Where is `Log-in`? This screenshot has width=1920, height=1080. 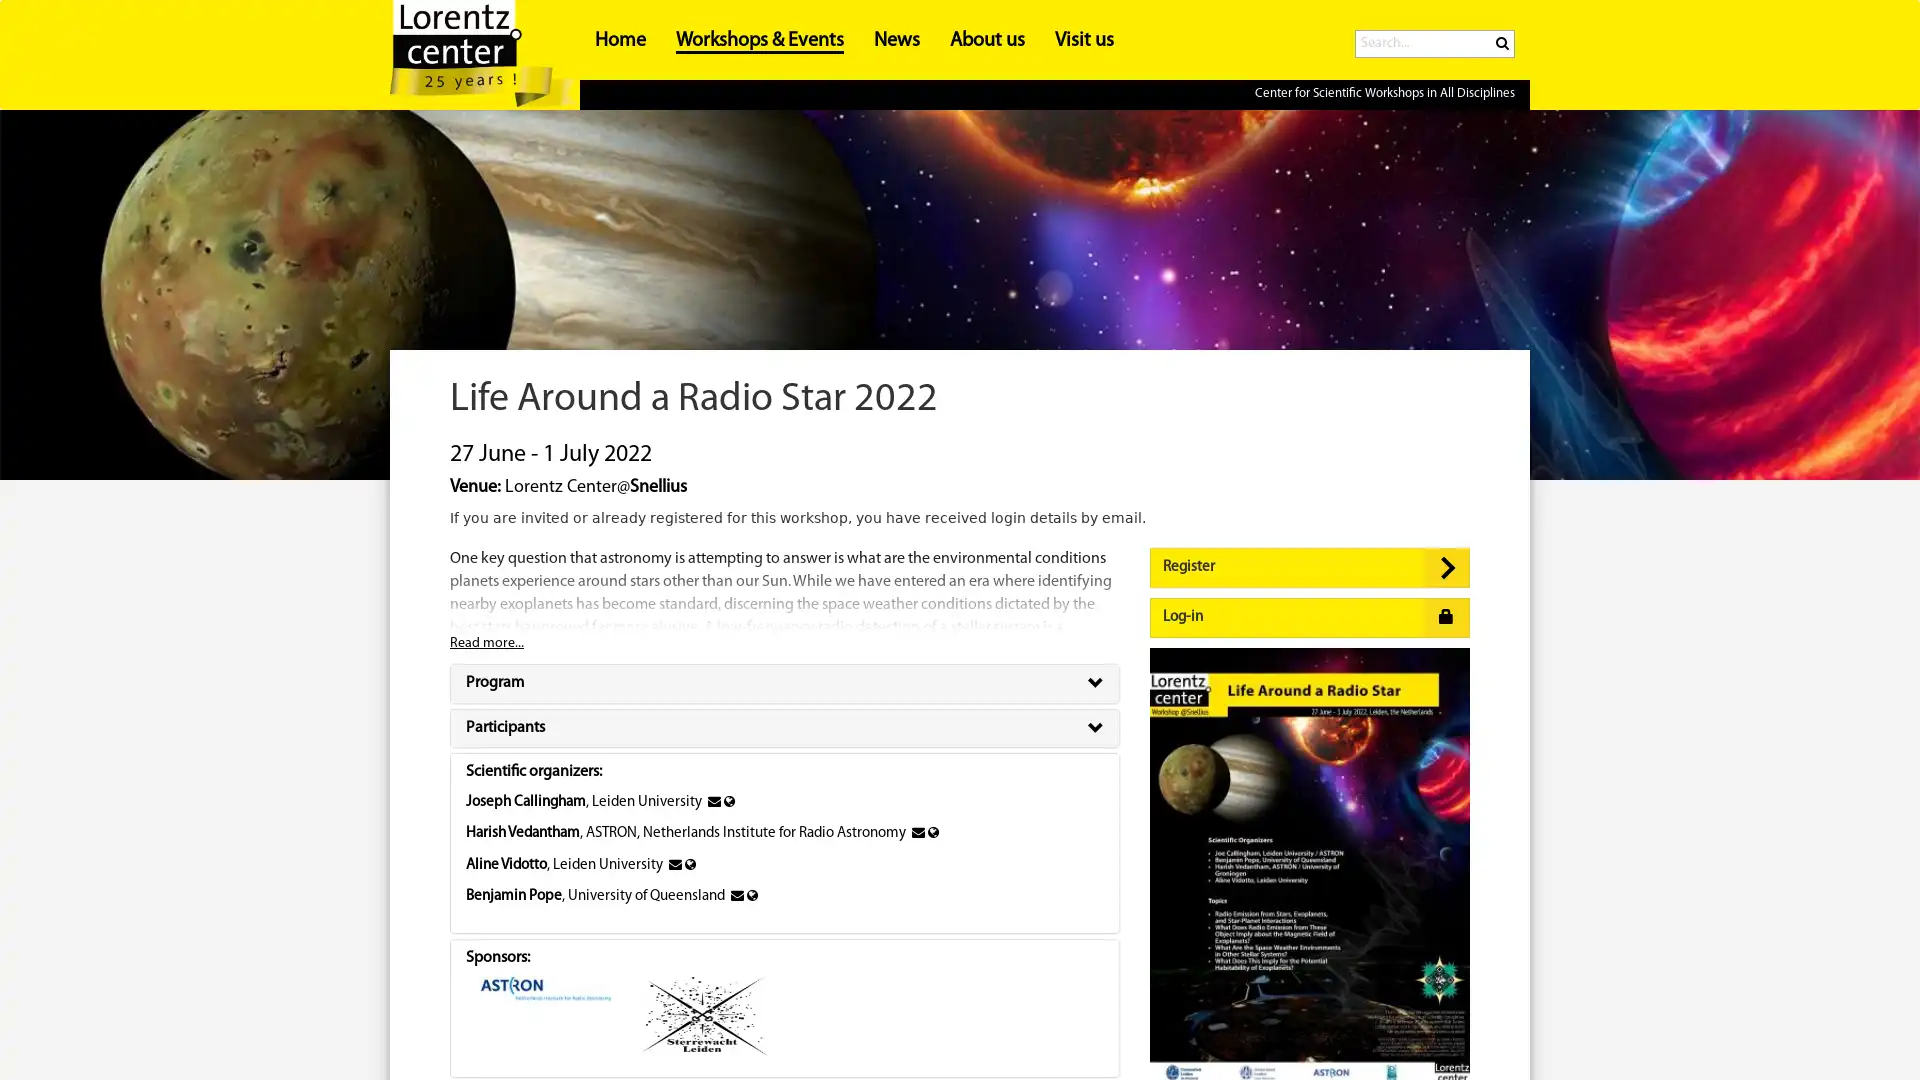 Log-in is located at coordinates (1310, 616).